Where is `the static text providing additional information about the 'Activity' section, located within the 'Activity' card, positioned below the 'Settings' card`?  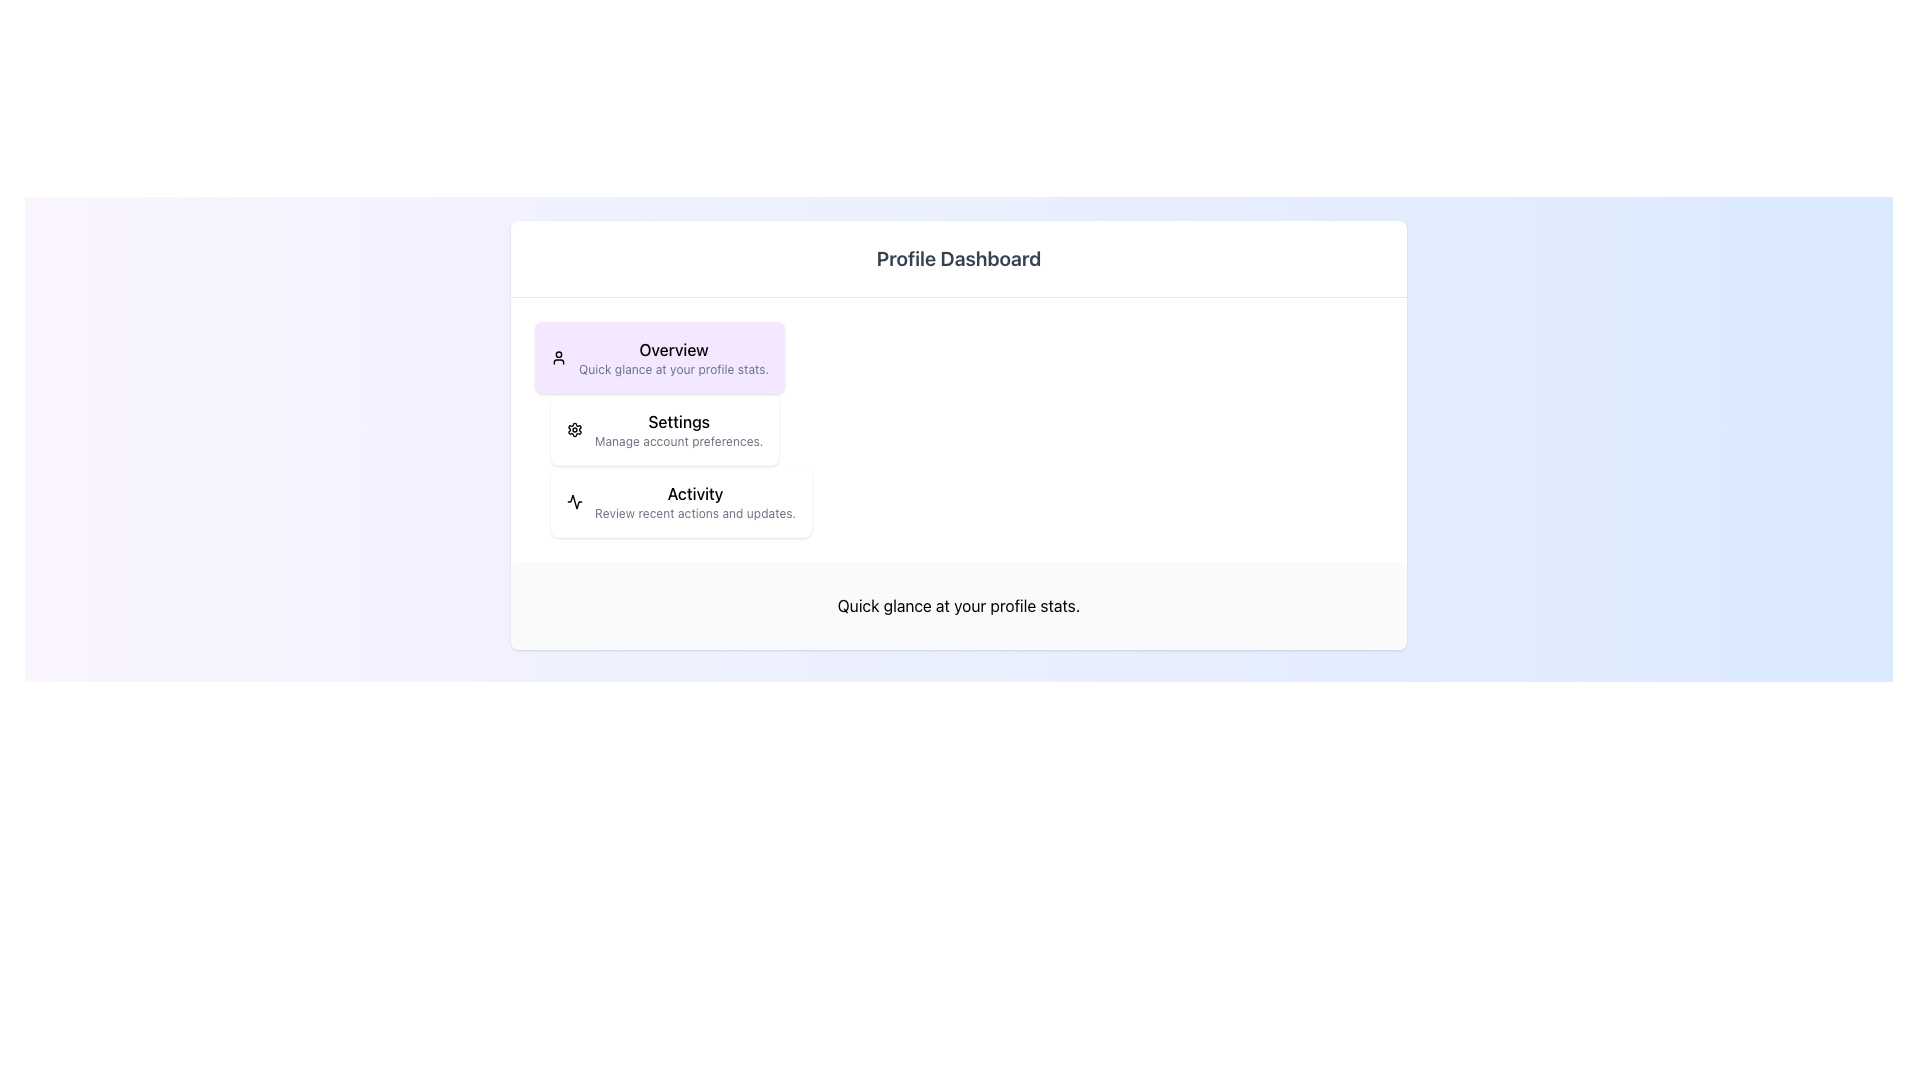
the static text providing additional information about the 'Activity' section, located within the 'Activity' card, positioned below the 'Settings' card is located at coordinates (695, 500).